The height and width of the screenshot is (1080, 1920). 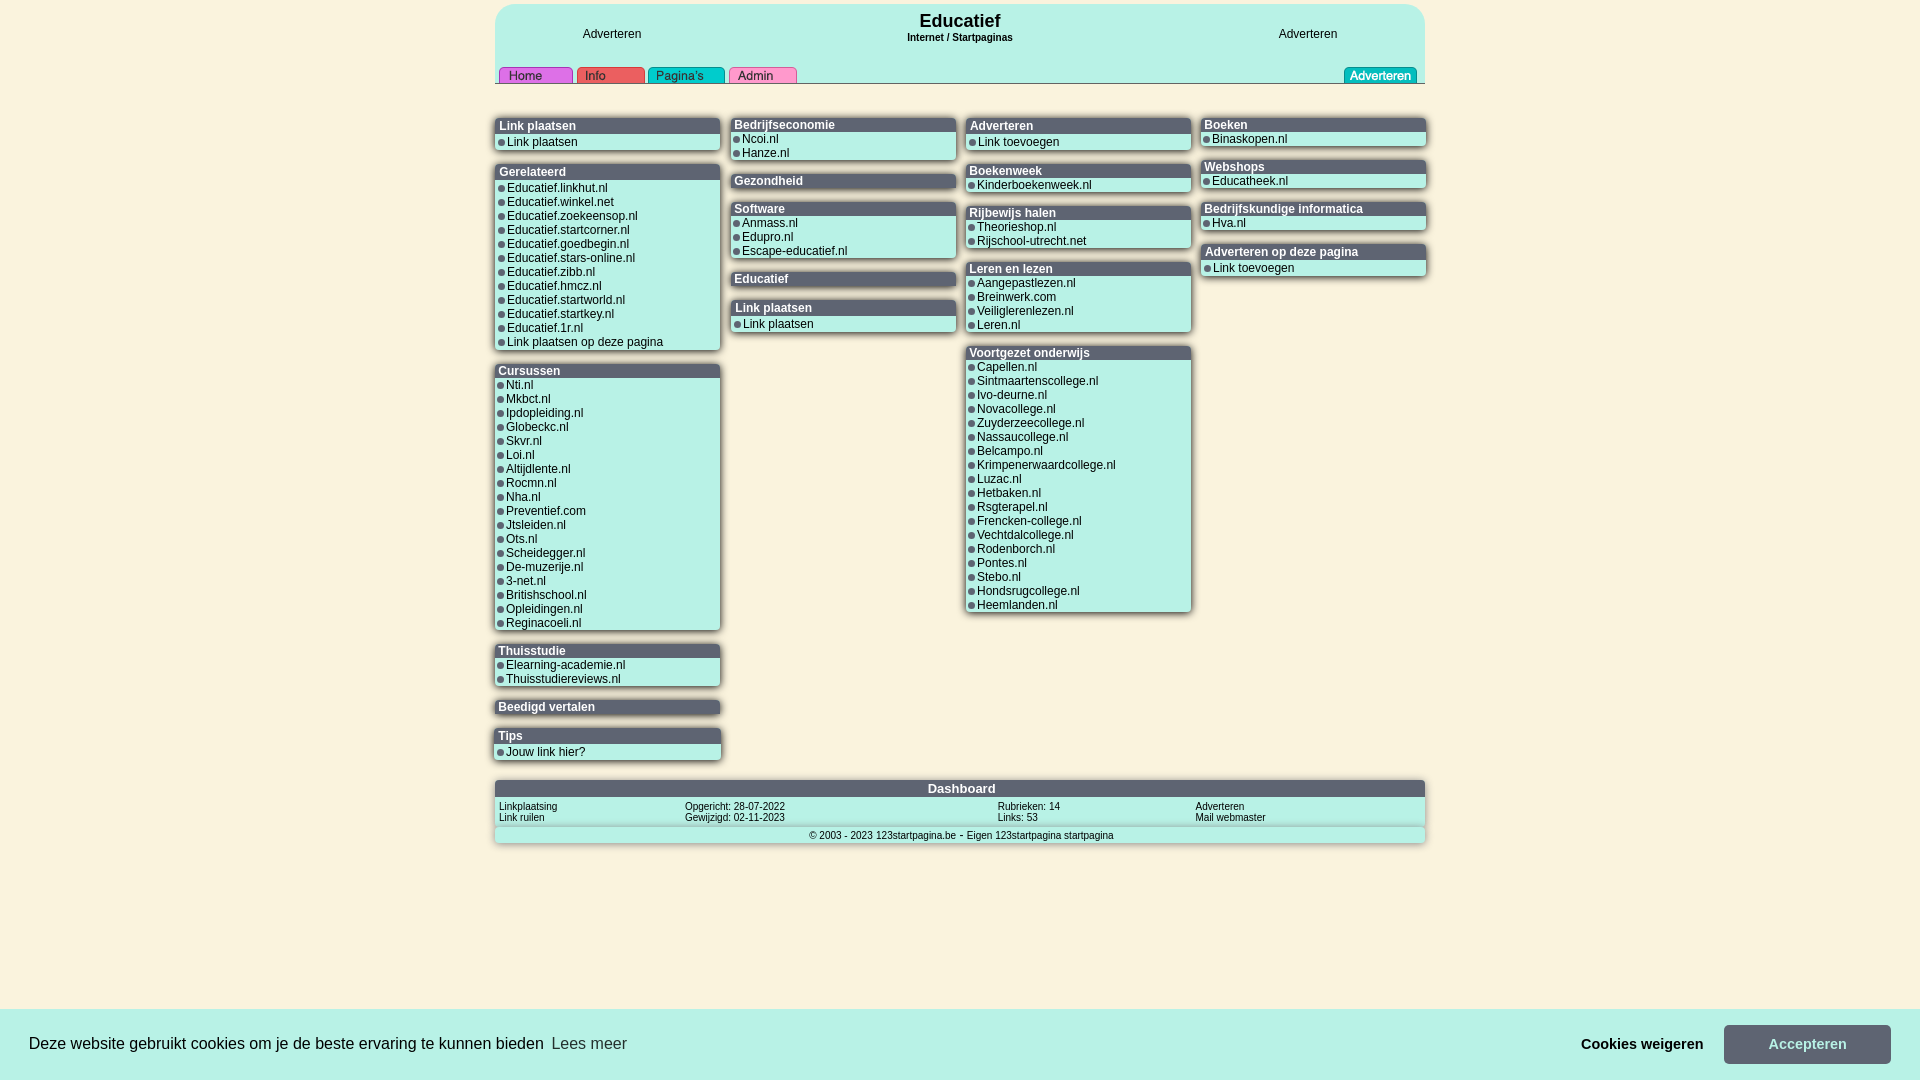 What do you see at coordinates (567, 229) in the screenshot?
I see `'Educatief.startcorner.nl'` at bounding box center [567, 229].